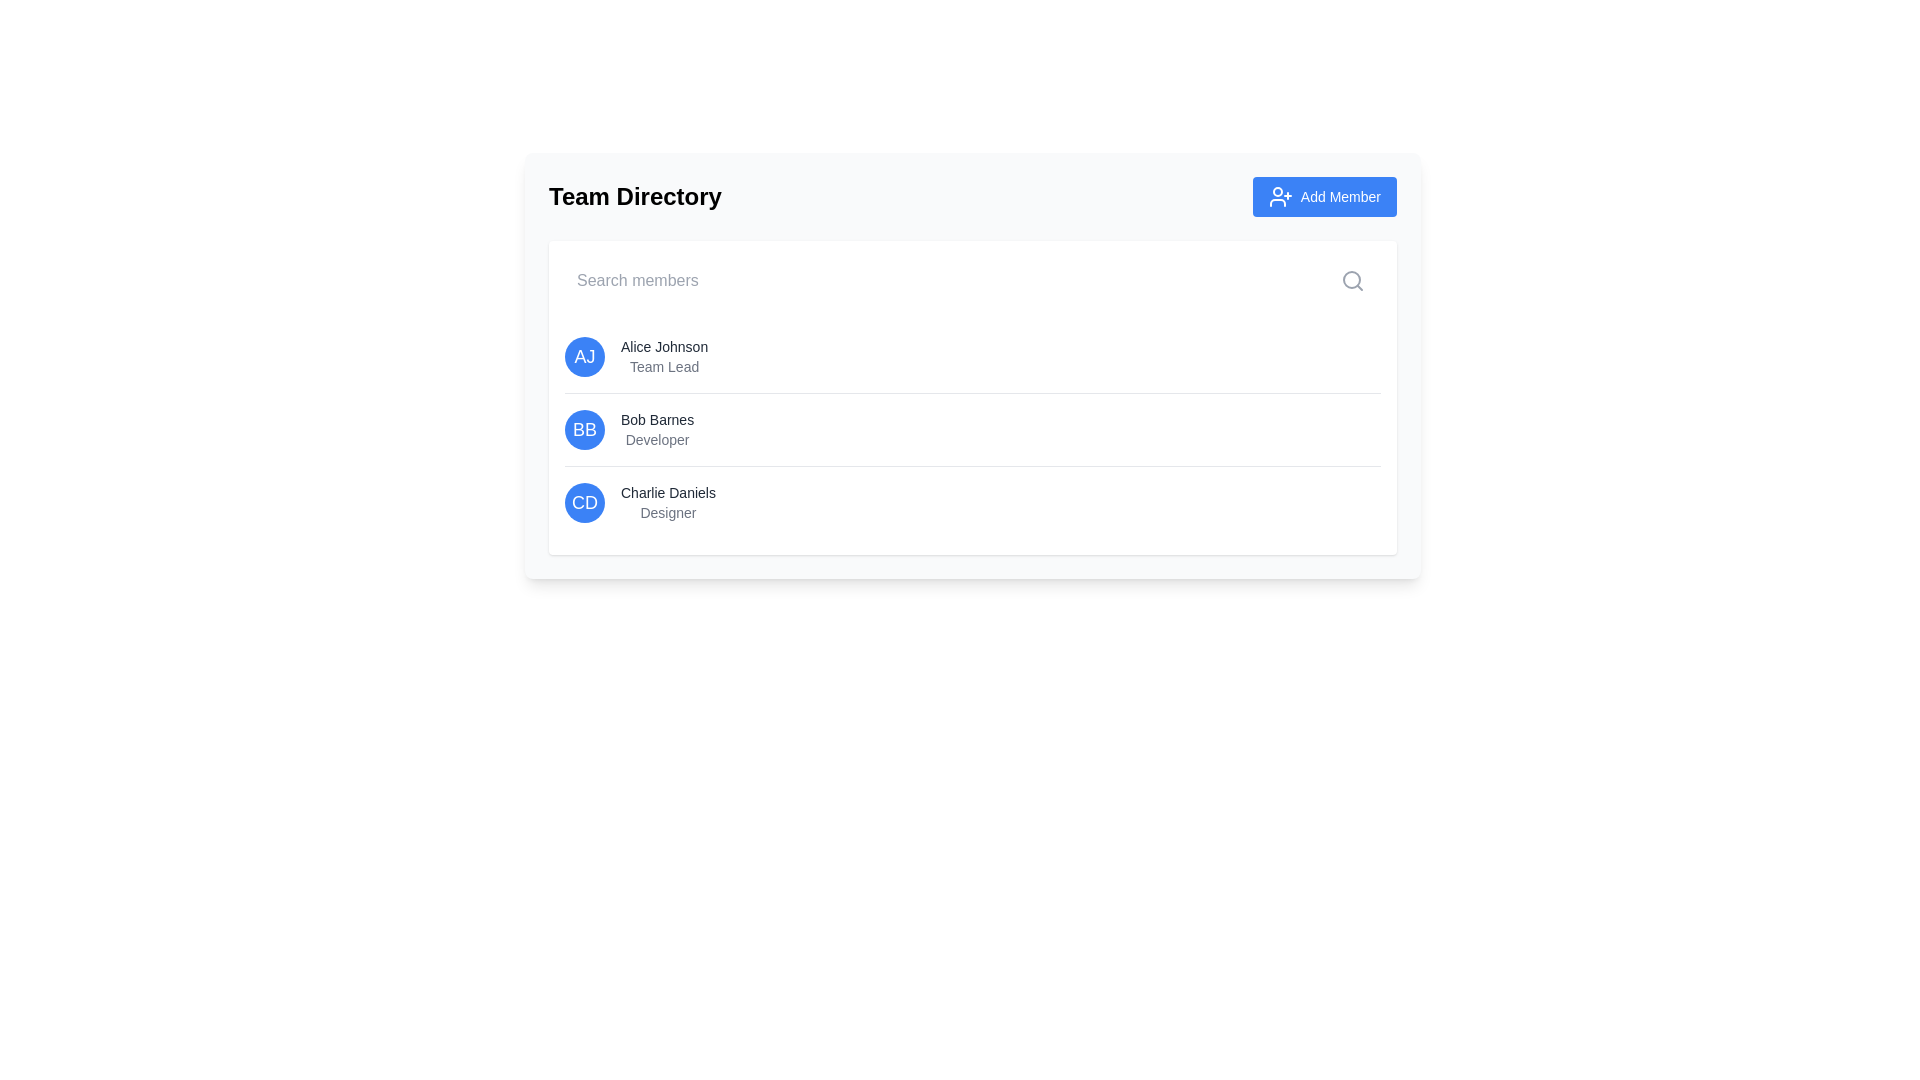 The width and height of the screenshot is (1920, 1080). What do you see at coordinates (668, 501) in the screenshot?
I see `the text label identifying 'Charlie Daniels' as 'Designer'` at bounding box center [668, 501].